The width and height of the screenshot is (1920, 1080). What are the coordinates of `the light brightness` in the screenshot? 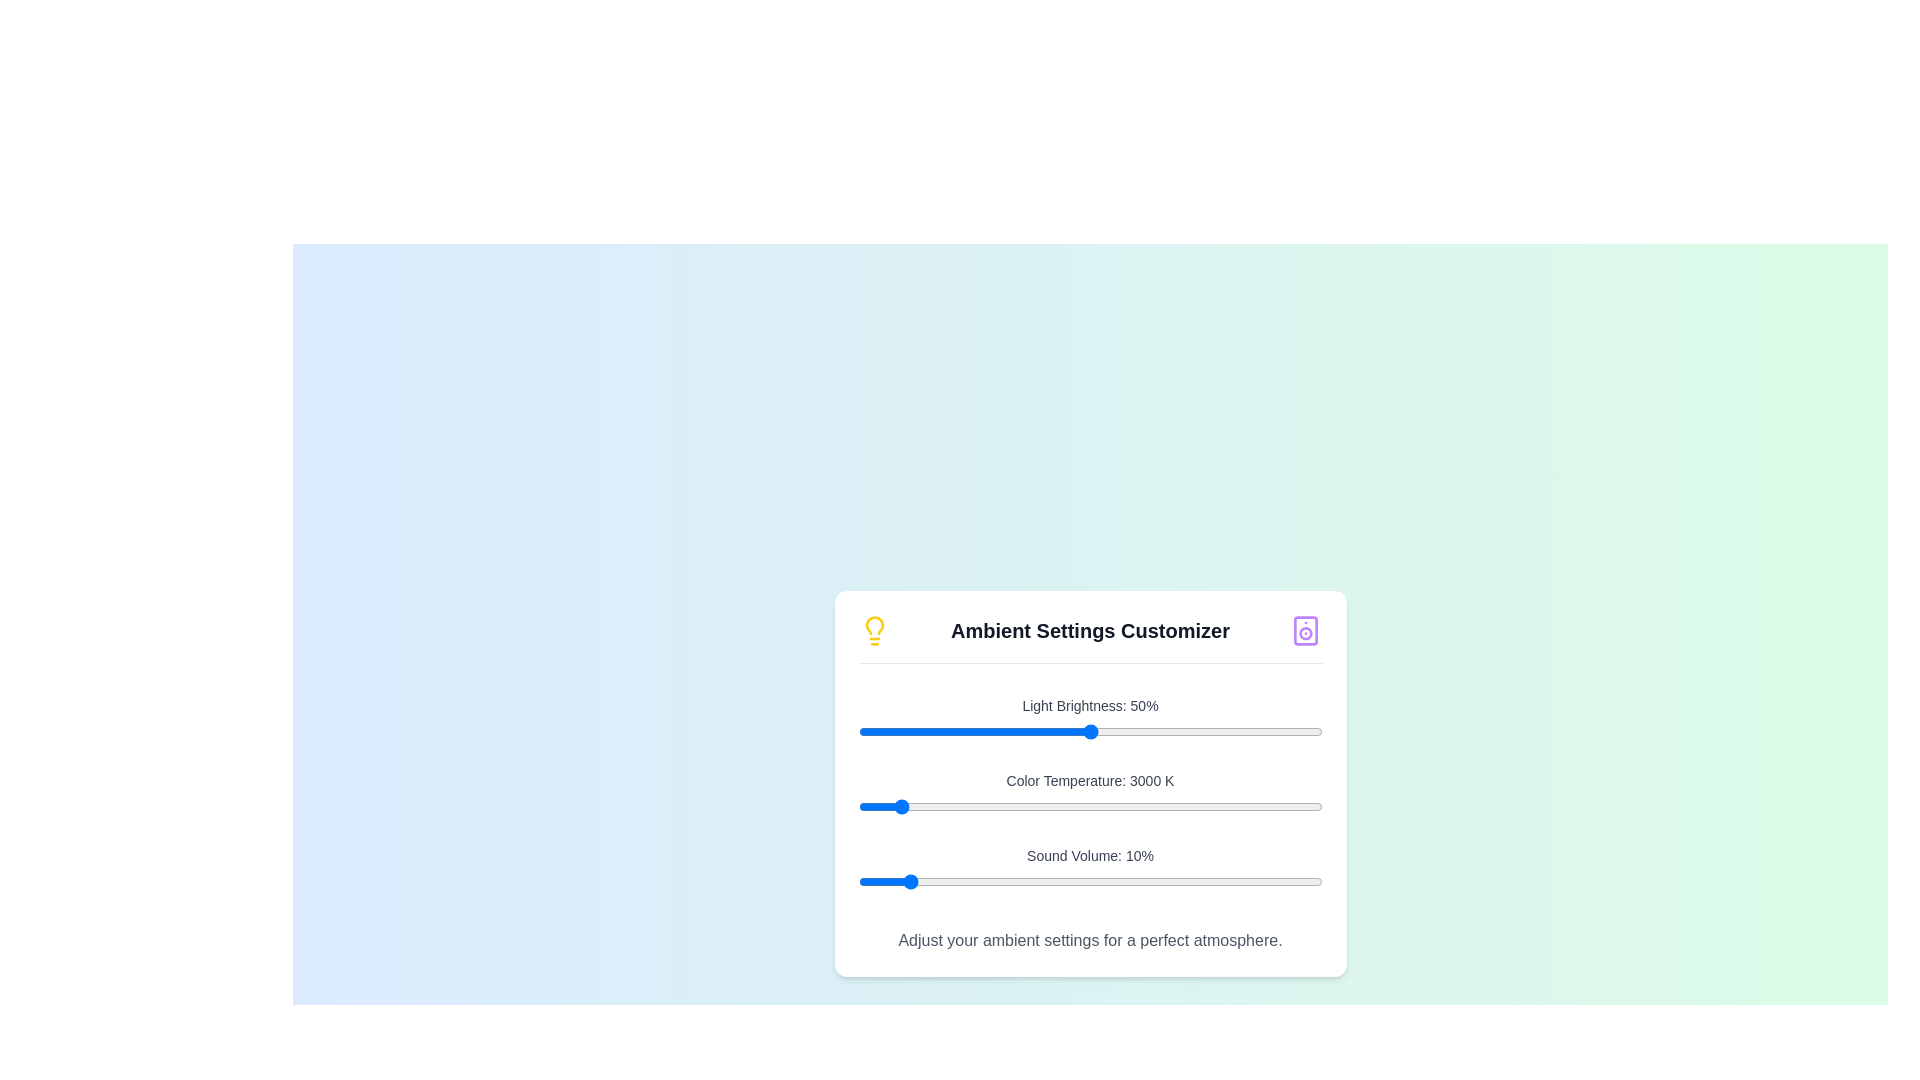 It's located at (1228, 732).